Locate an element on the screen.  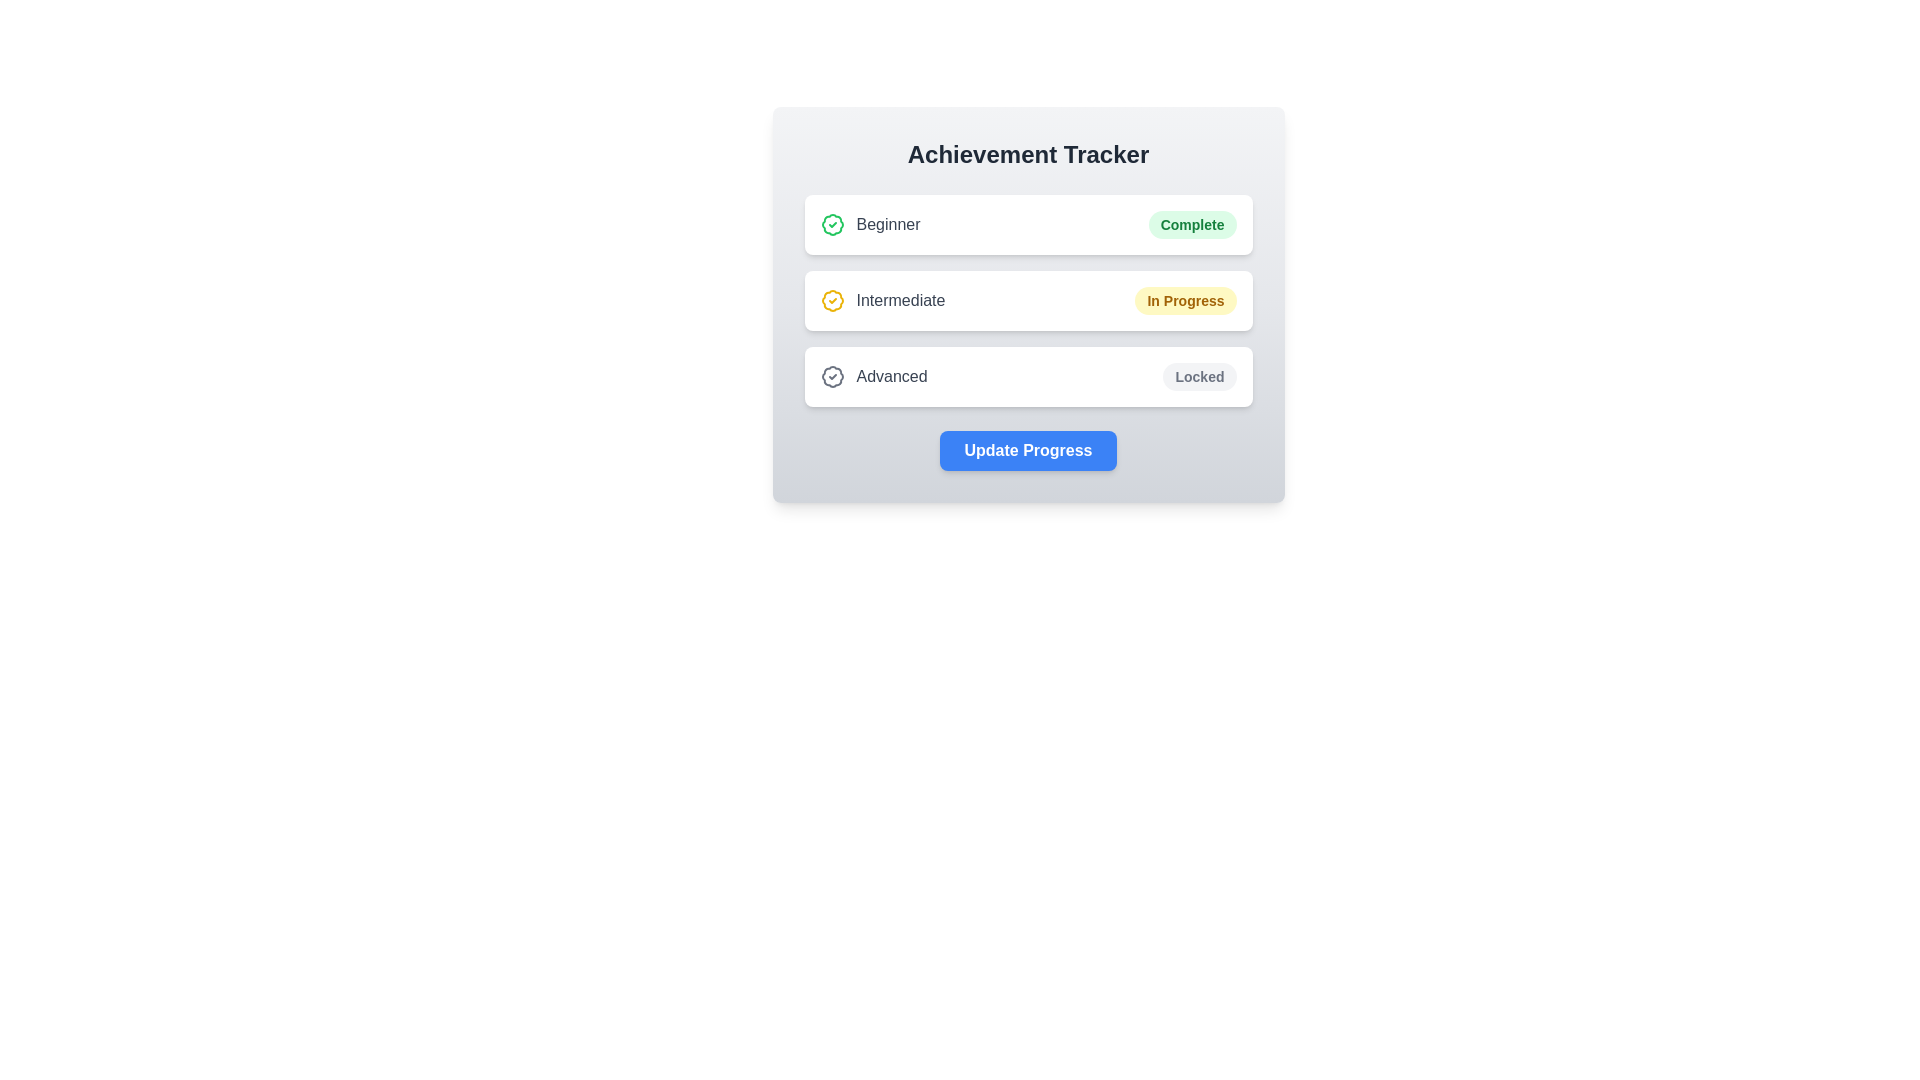
the circular badge with a checkmark icon representing a status indicator, located to the left of the text label 'Advanced' is located at coordinates (832, 377).